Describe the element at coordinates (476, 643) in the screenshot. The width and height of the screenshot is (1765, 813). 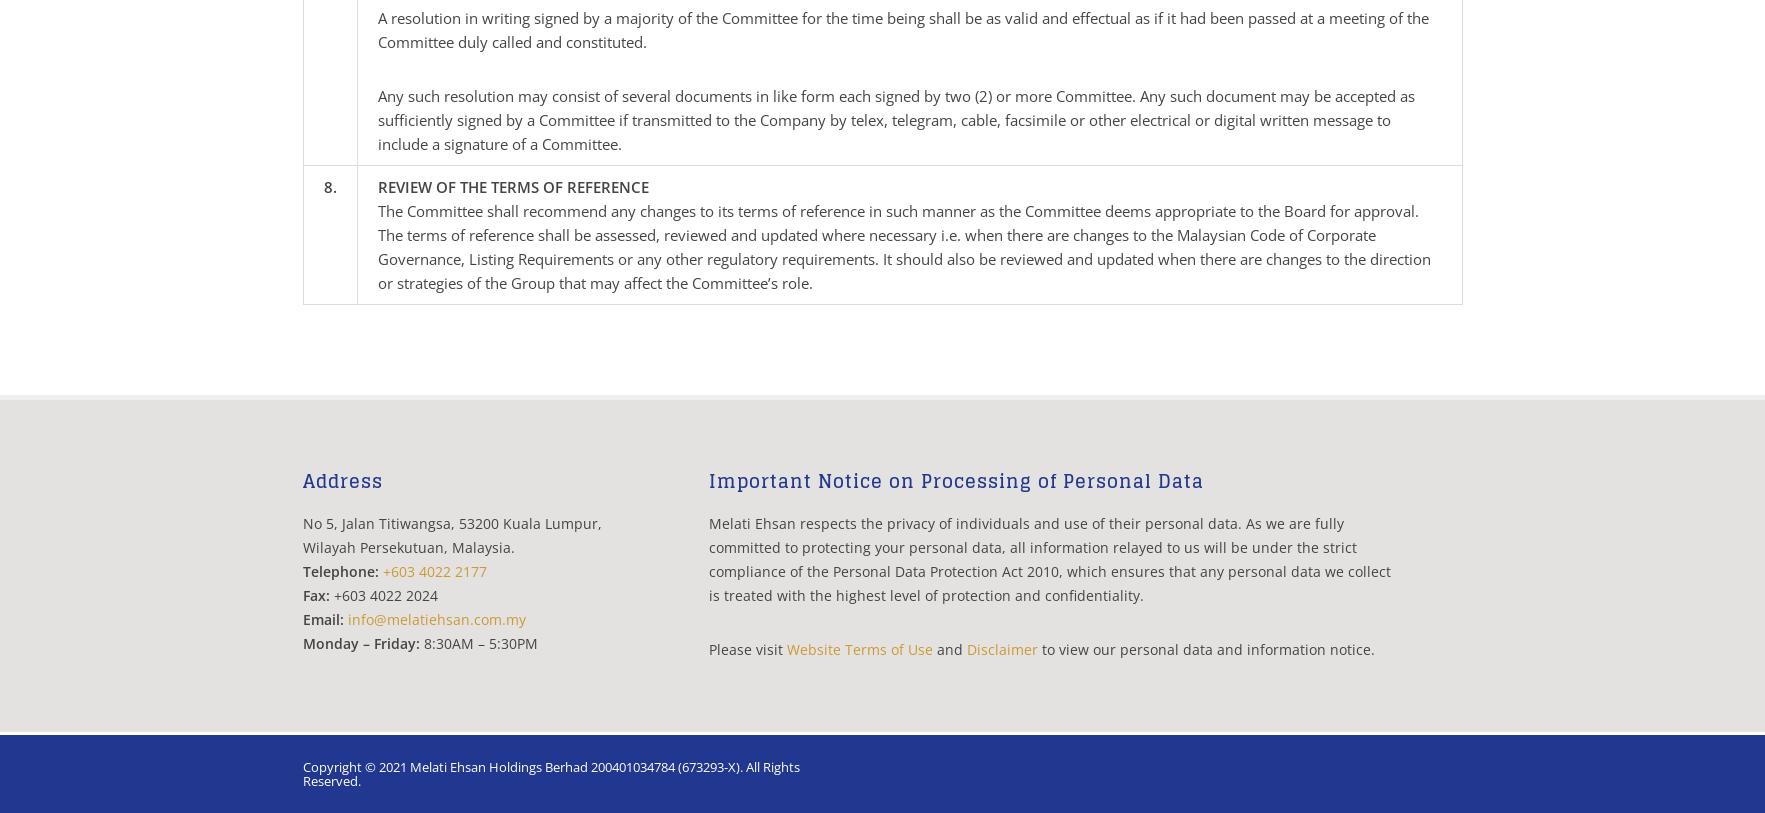
I see `'8:30AM – 5:30PM'` at that location.